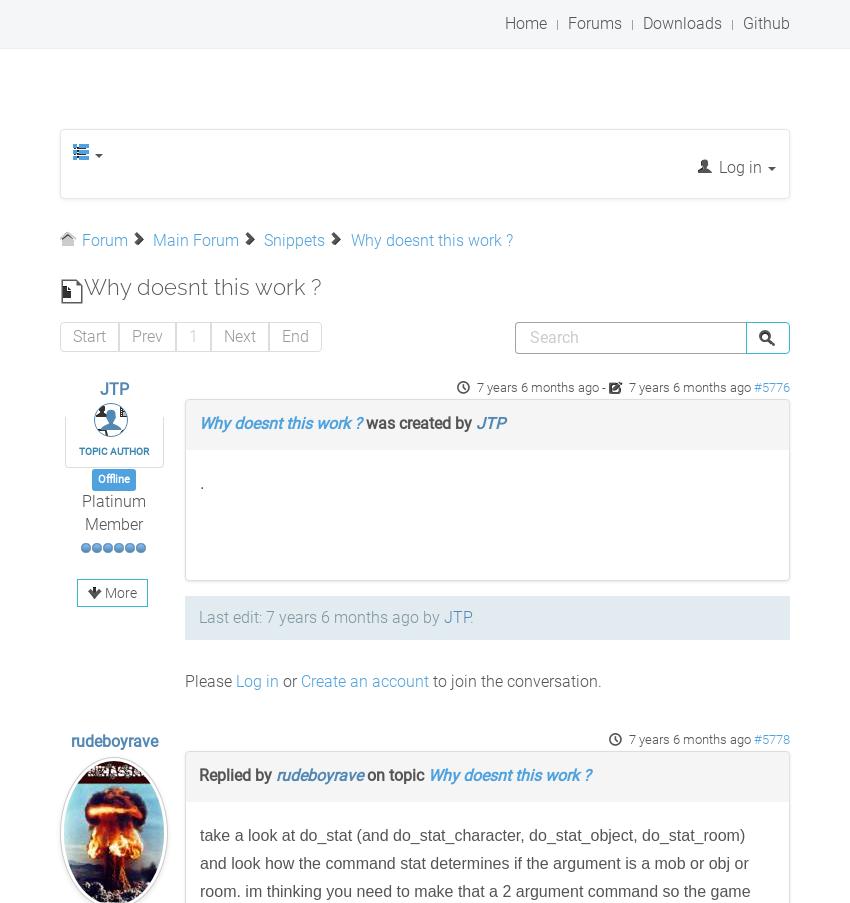 This screenshot has height=903, width=850. What do you see at coordinates (595, 22) in the screenshot?
I see `'Forums'` at bounding box center [595, 22].